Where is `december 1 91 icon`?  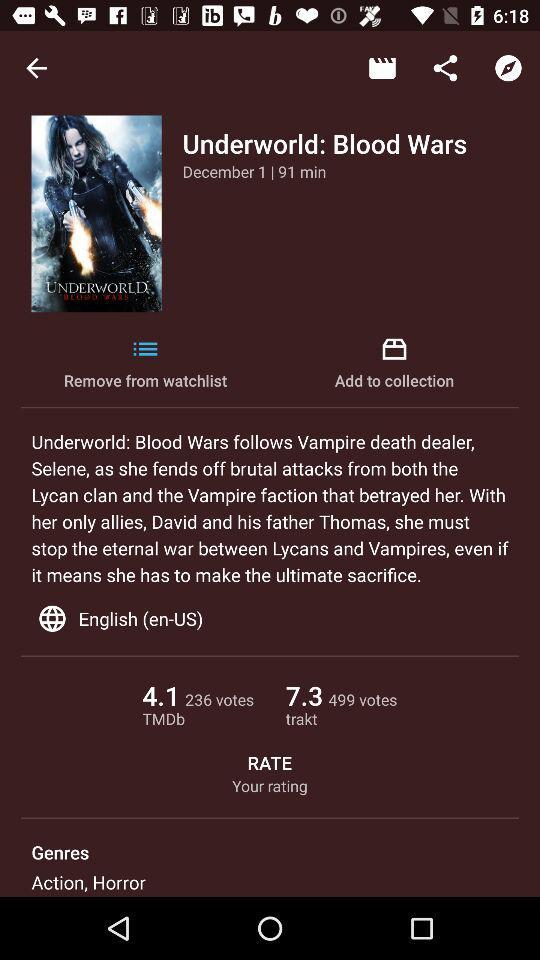 december 1 91 icon is located at coordinates (254, 170).